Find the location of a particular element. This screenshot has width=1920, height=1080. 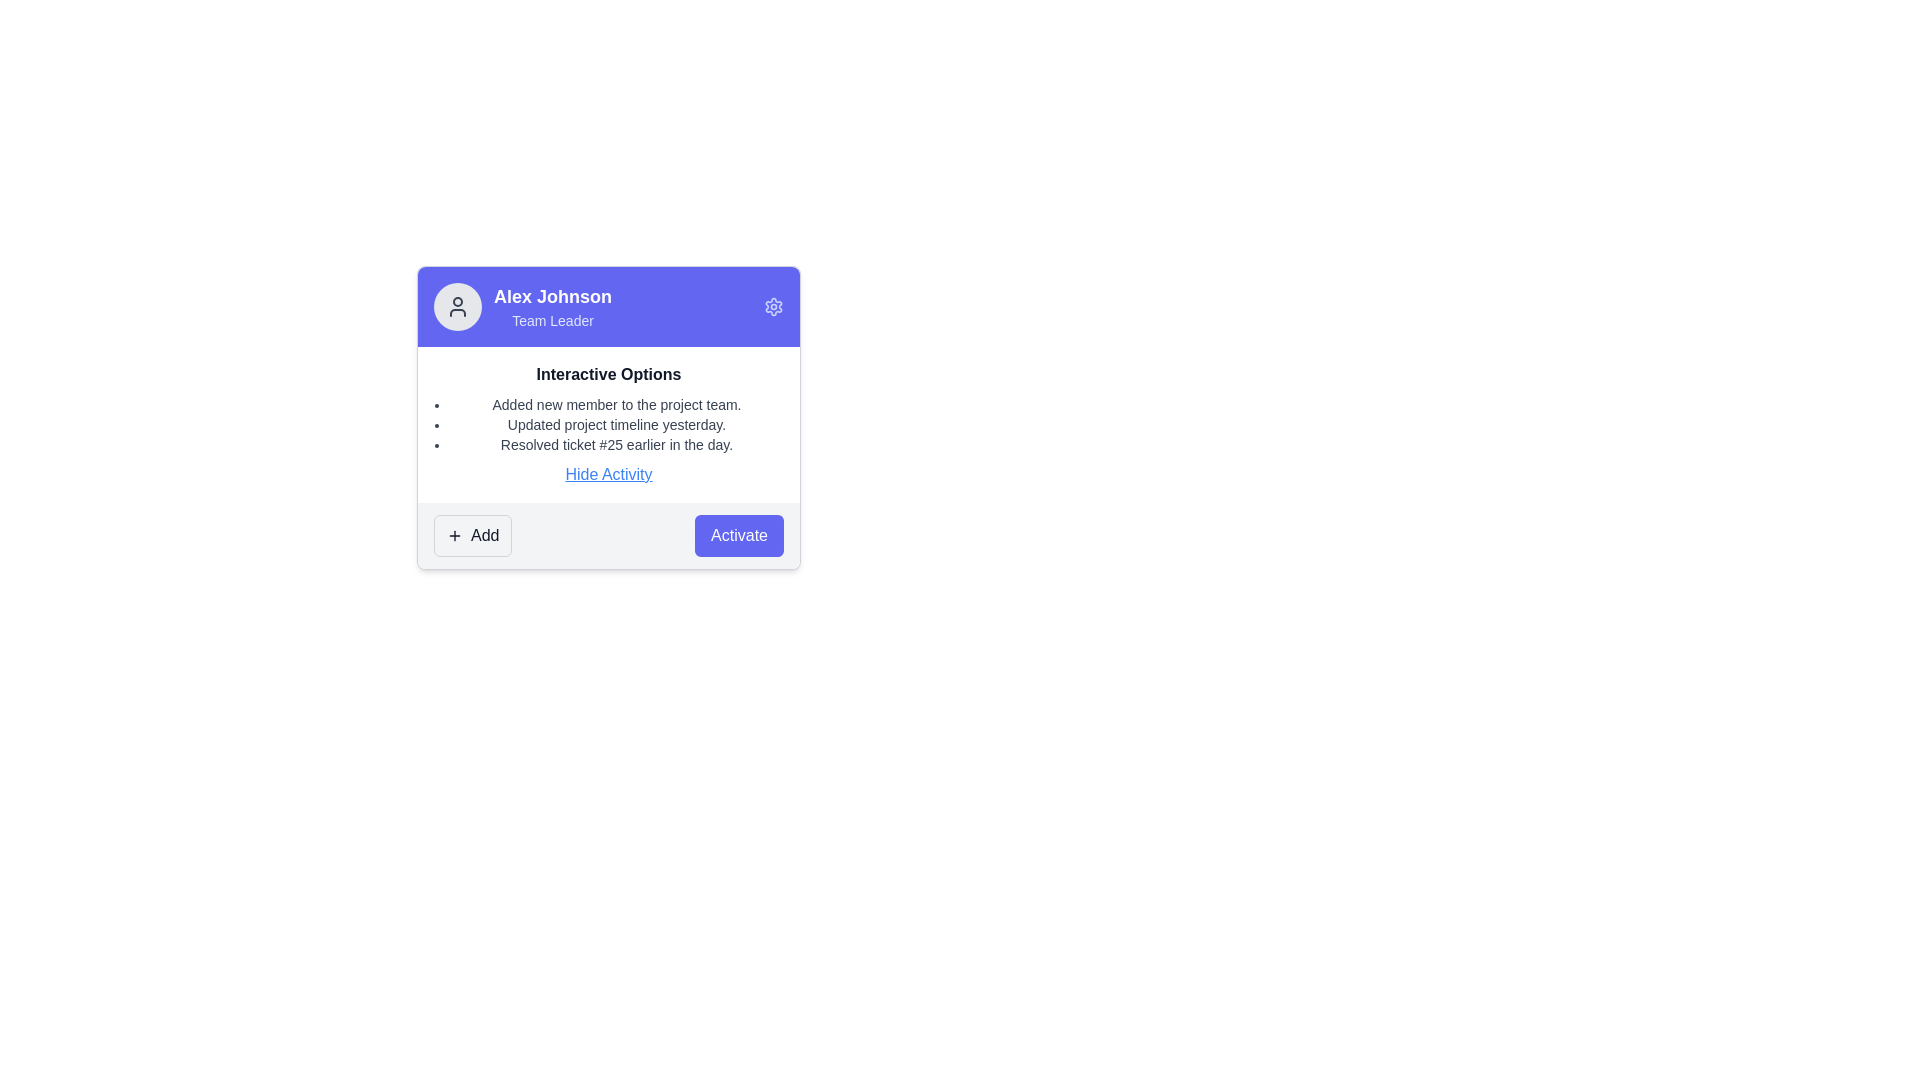

the settings button located at the top-right corner of the card, to the right of the text 'Alex Johnson Team Leader' is located at coordinates (772, 307).